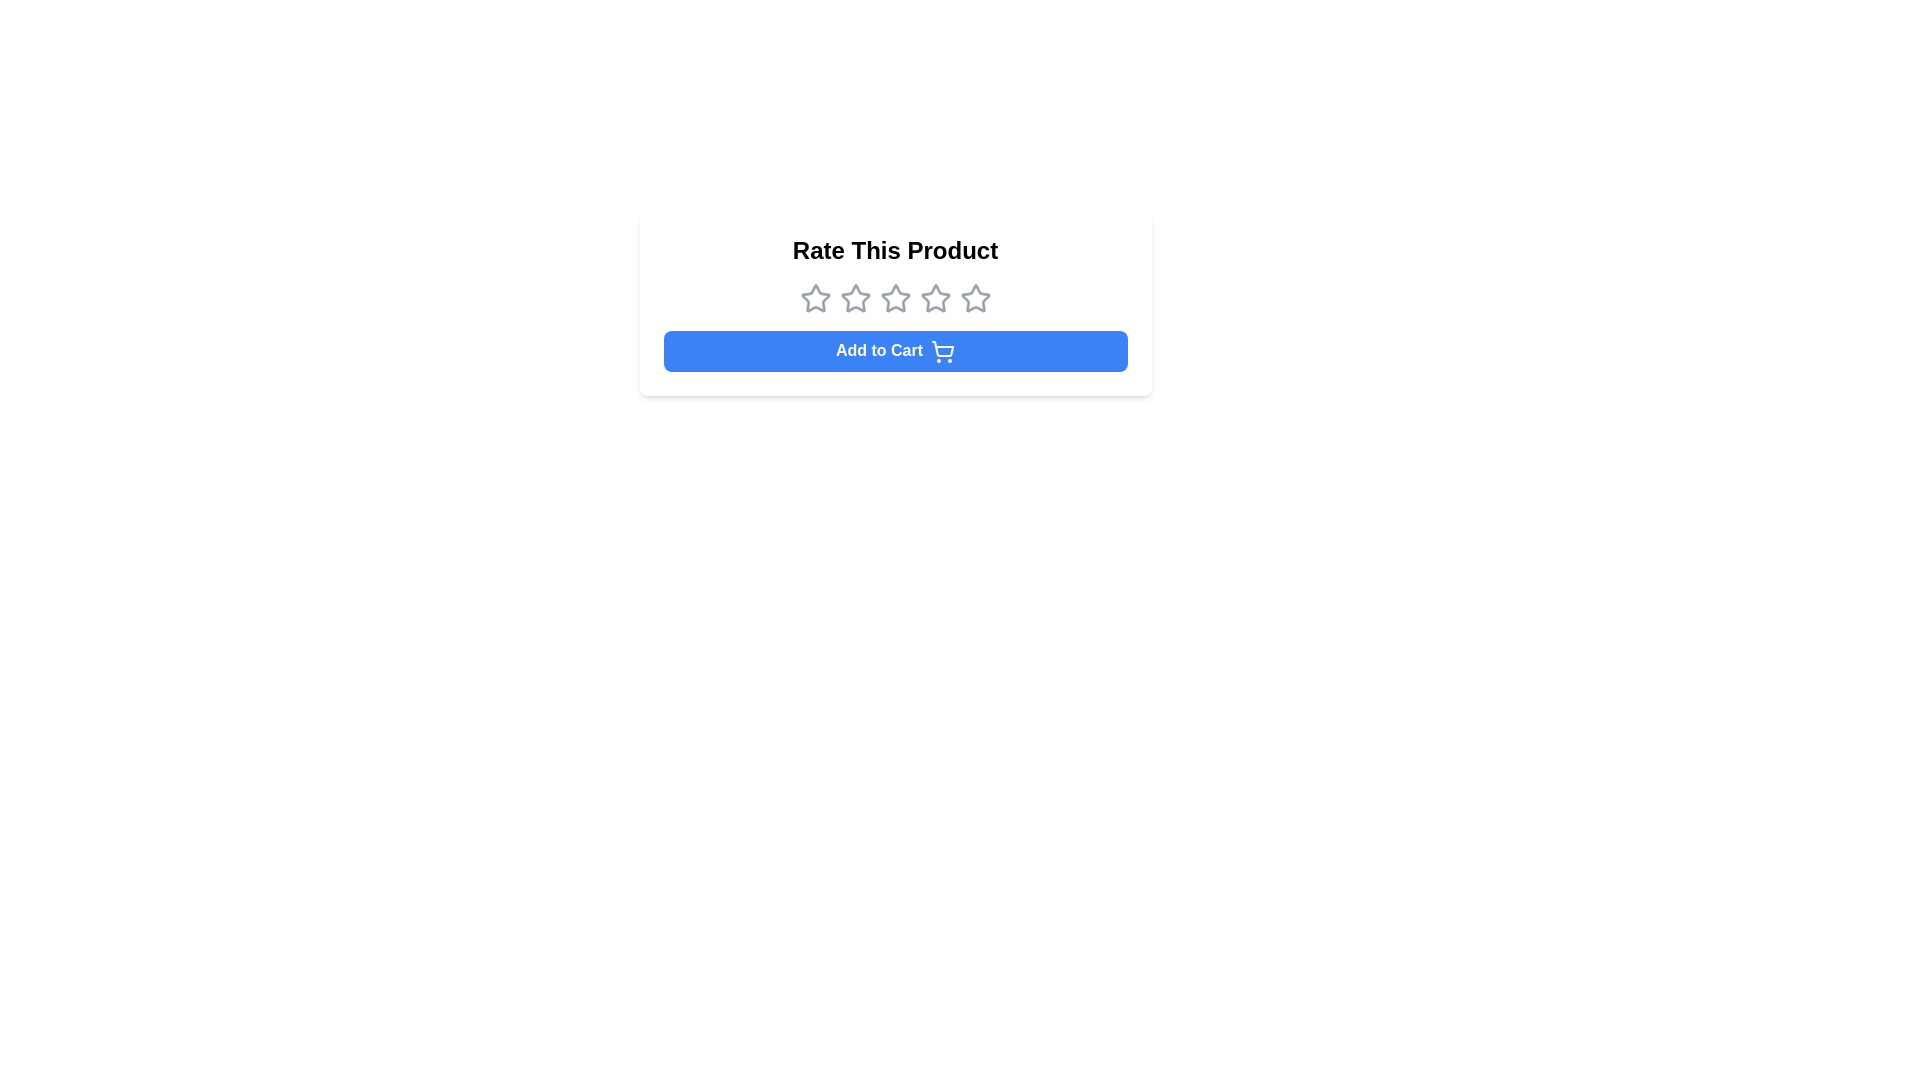  I want to click on the shopping cart SVG icon located on the right side of the 'Add to Cart' button, so click(942, 347).